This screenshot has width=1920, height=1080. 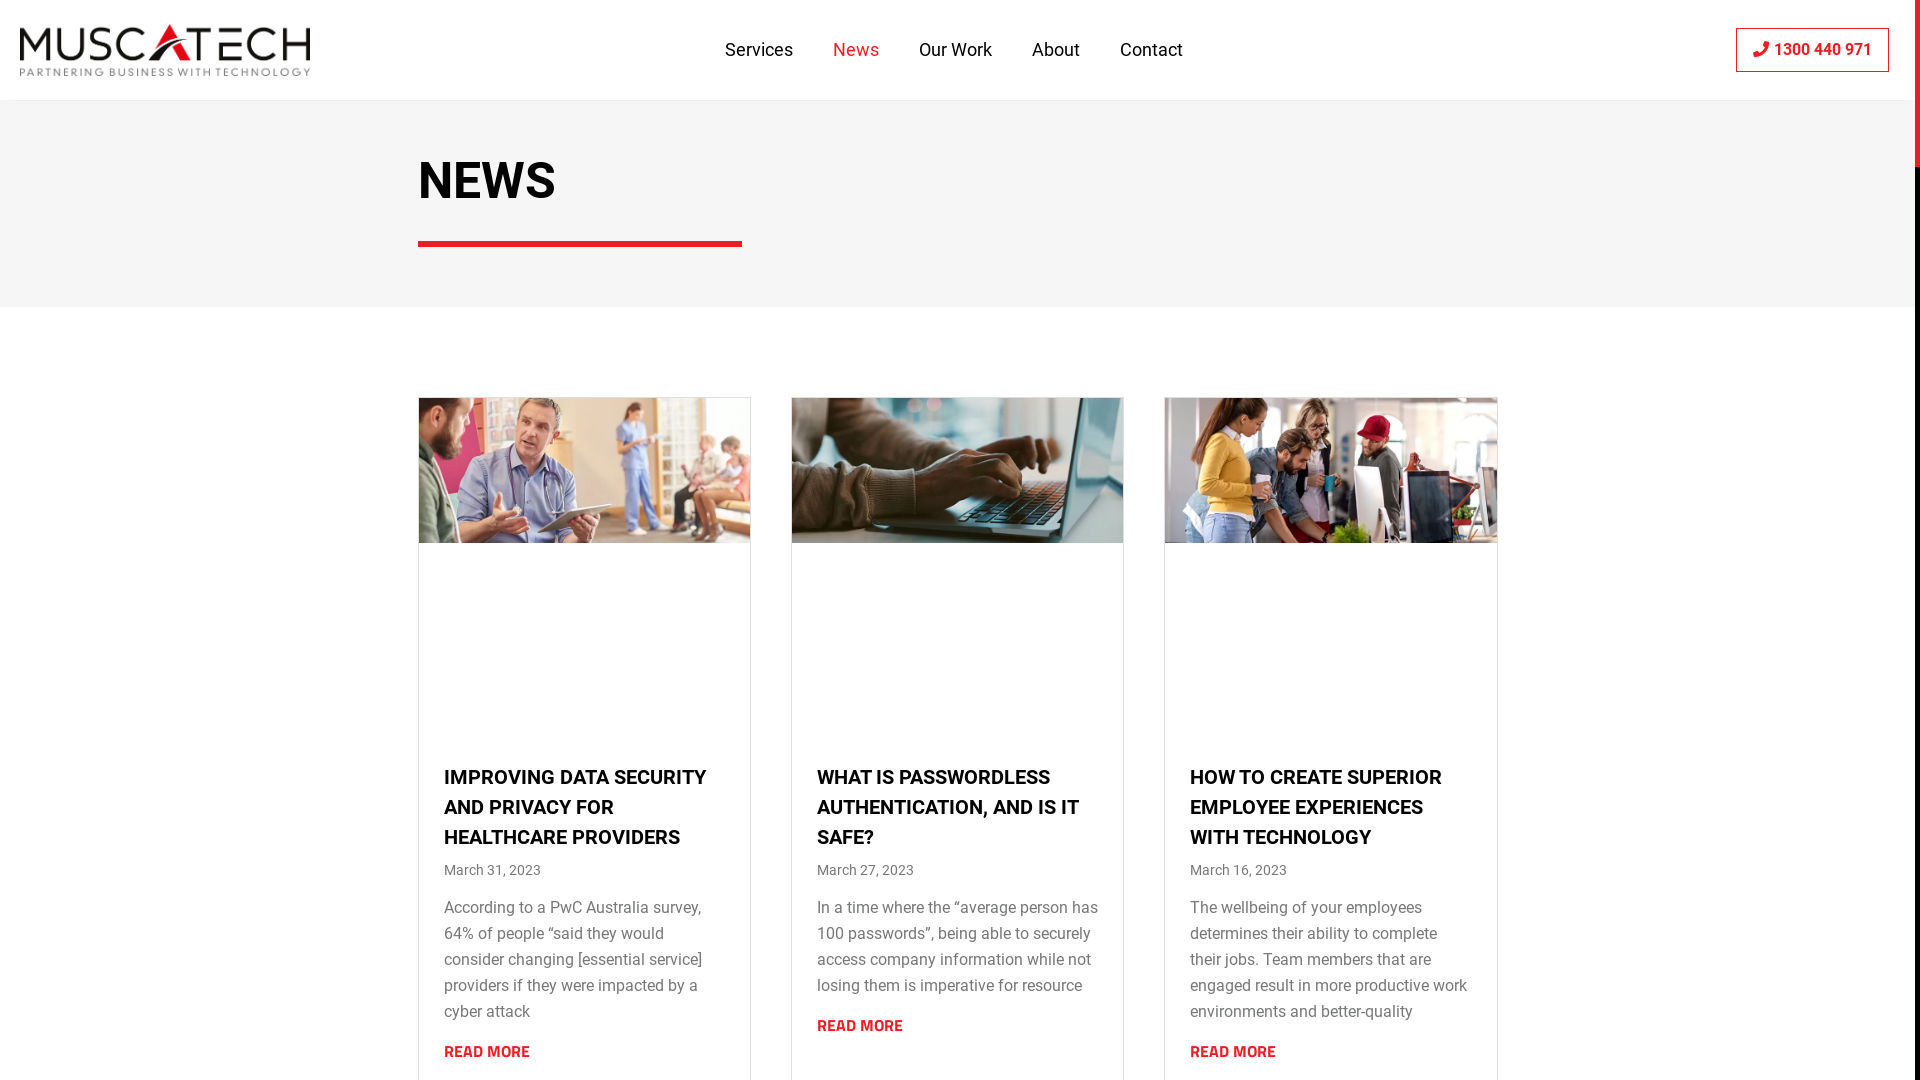 I want to click on 'HOW TO CREATE SUPERIOR EMPLOYEE EXPERIENCES WITH TECHNOLOGY', so click(x=1315, y=805).